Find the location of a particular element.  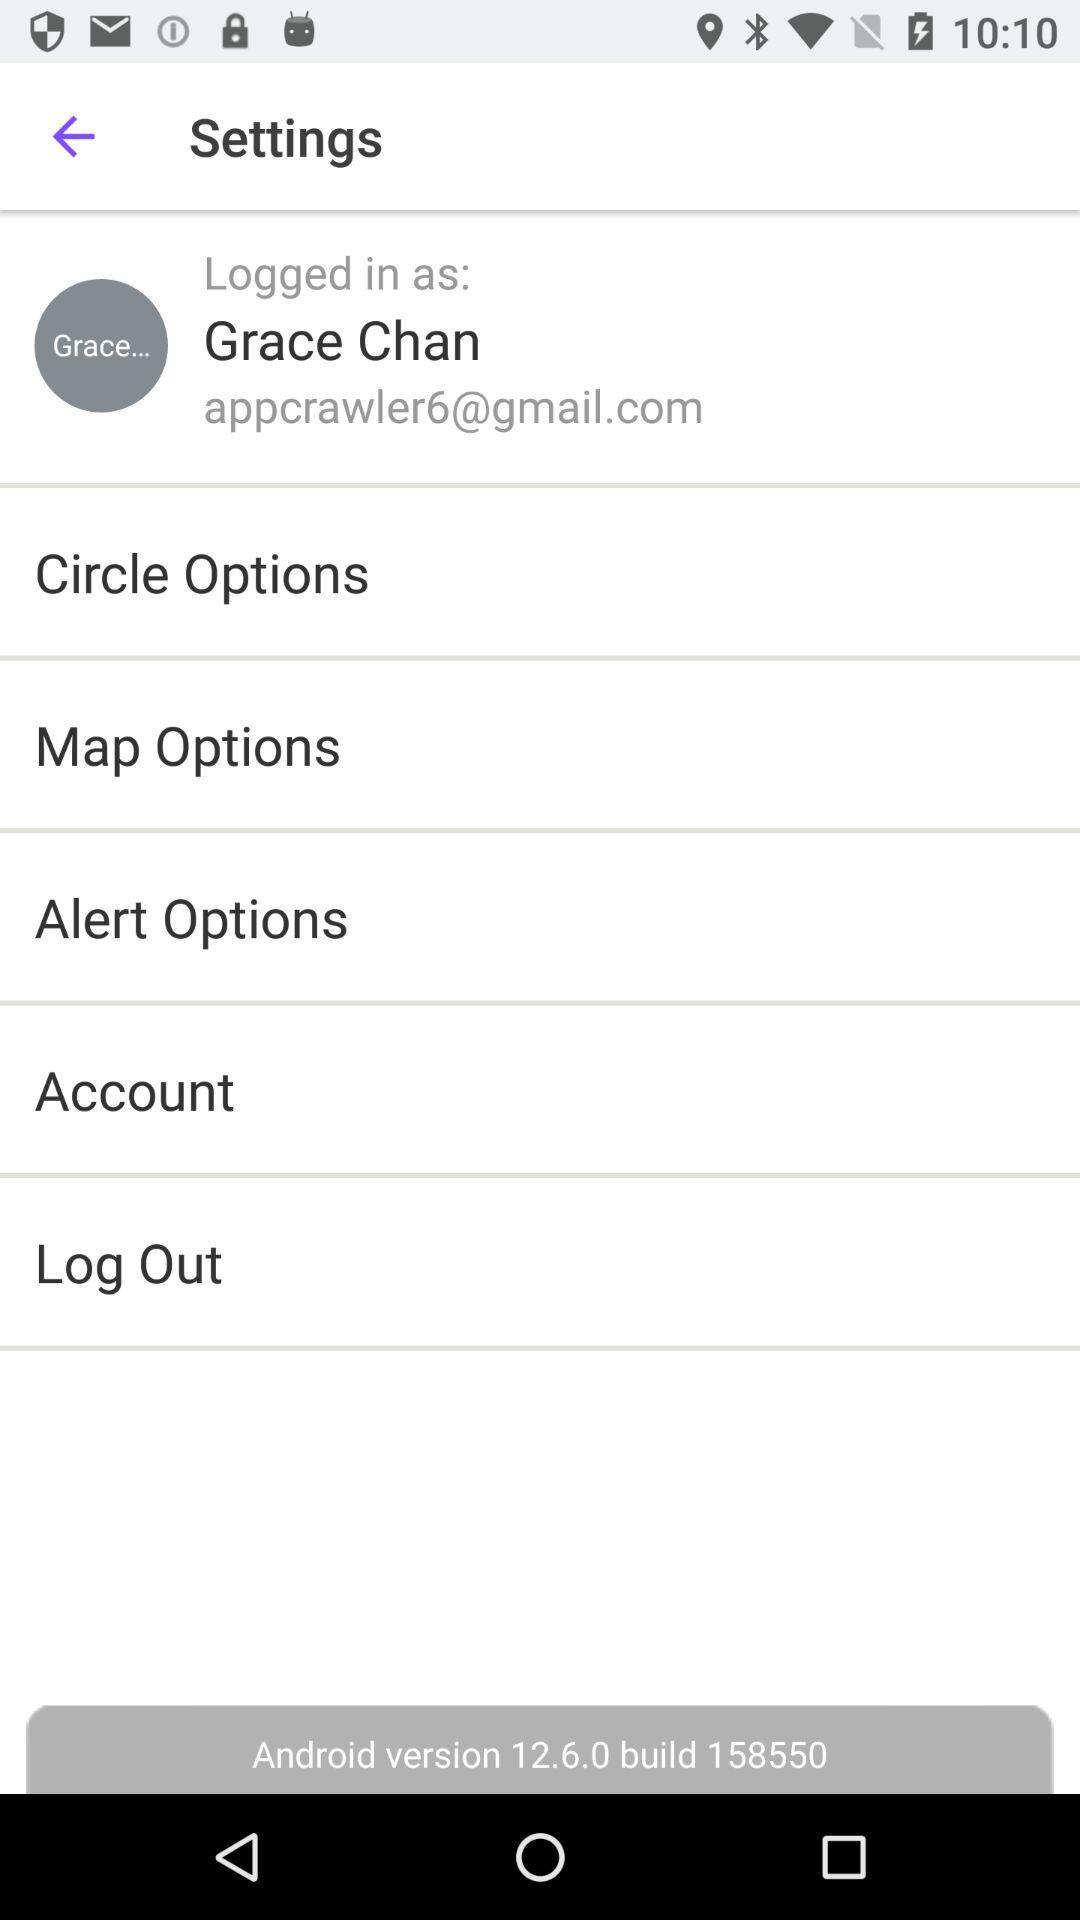

icon above the android version 12 is located at coordinates (540, 1260).